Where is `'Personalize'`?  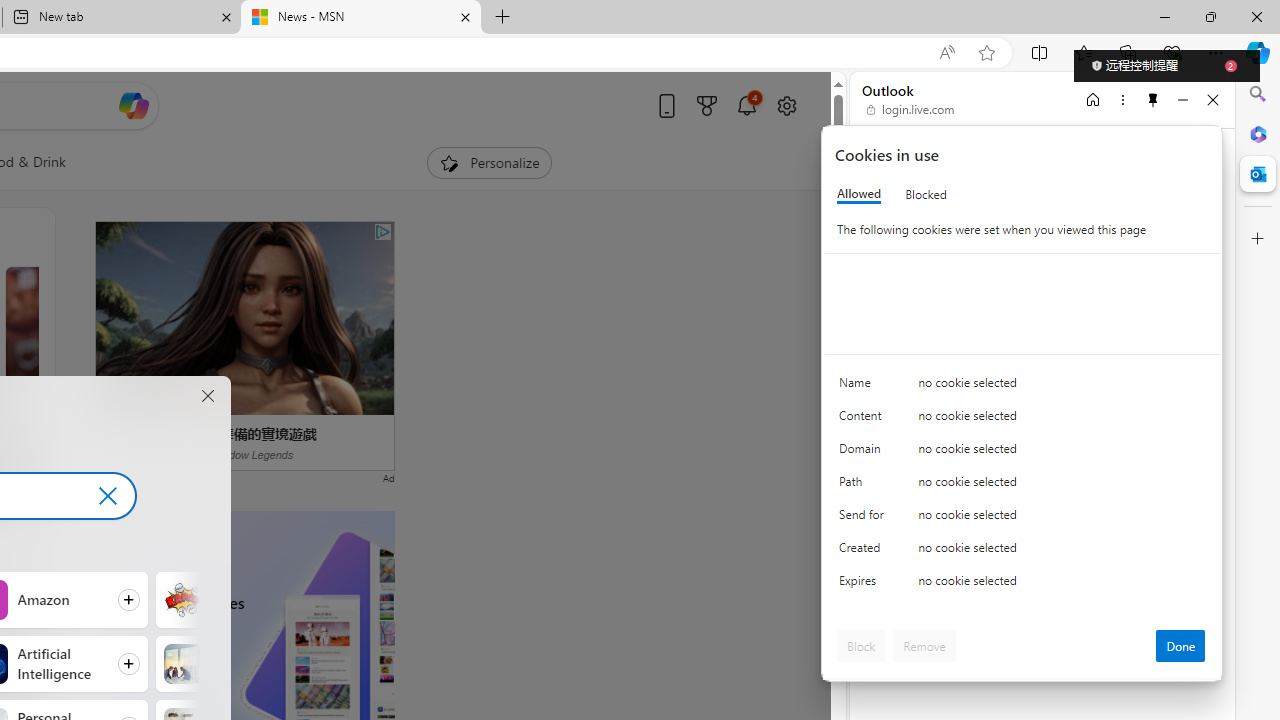
'Personalize' is located at coordinates (488, 162).